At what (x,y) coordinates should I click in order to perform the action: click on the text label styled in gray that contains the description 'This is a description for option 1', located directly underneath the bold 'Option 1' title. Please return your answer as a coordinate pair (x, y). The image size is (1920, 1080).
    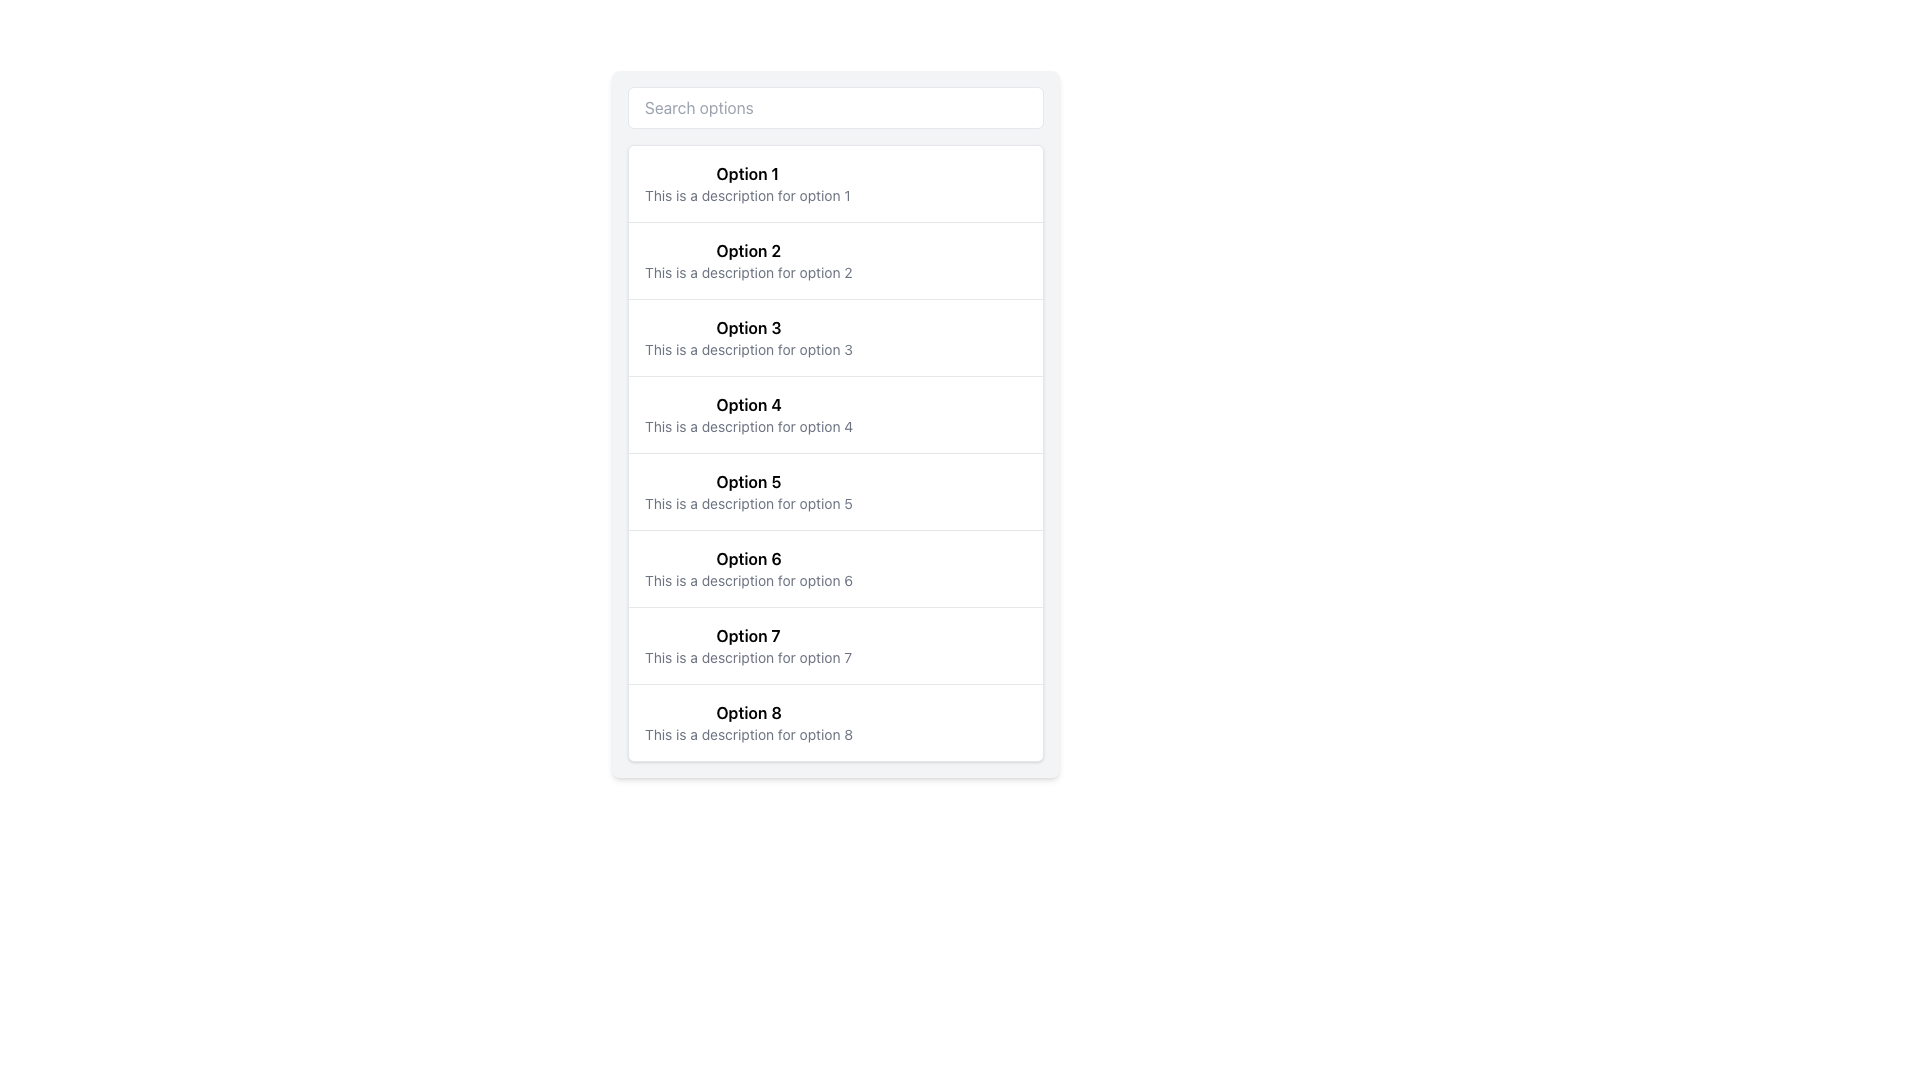
    Looking at the image, I should click on (746, 196).